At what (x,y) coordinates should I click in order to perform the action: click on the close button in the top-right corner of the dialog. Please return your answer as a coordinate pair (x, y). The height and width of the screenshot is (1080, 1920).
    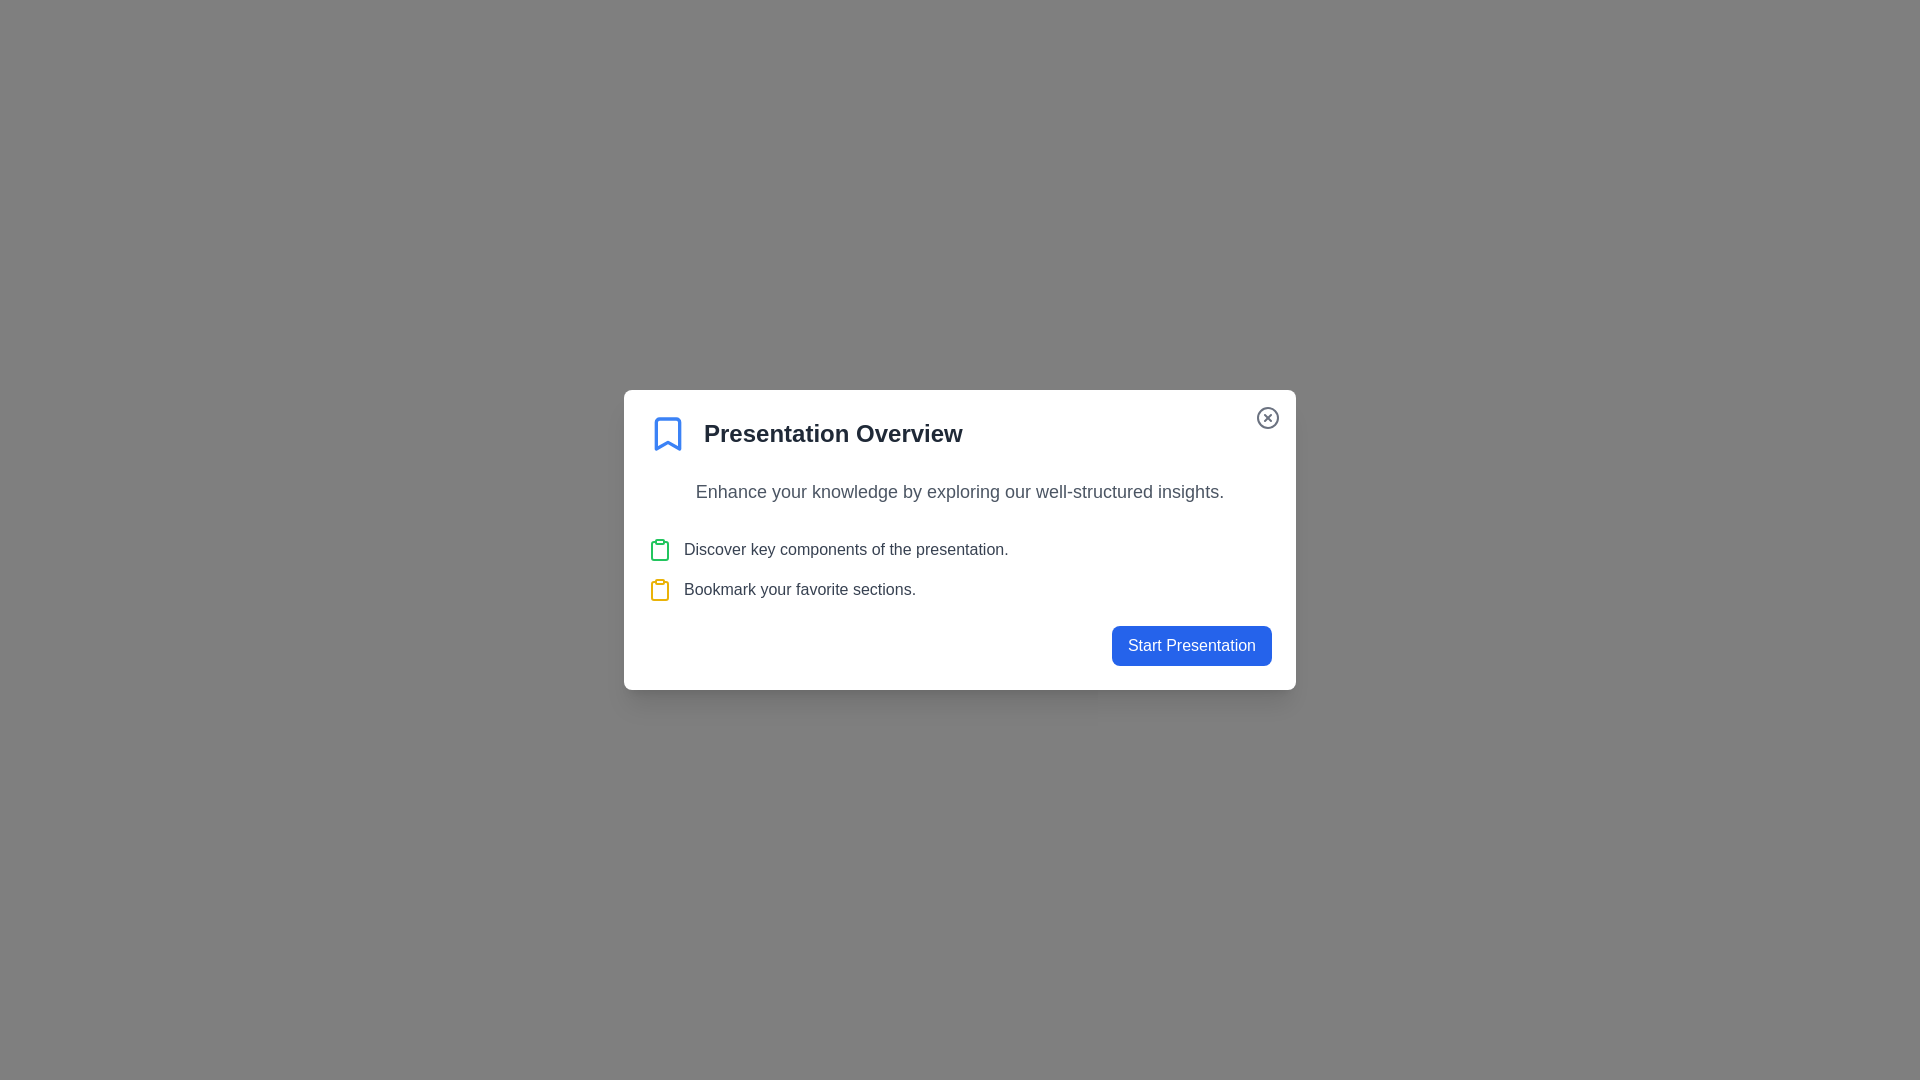
    Looking at the image, I should click on (1266, 416).